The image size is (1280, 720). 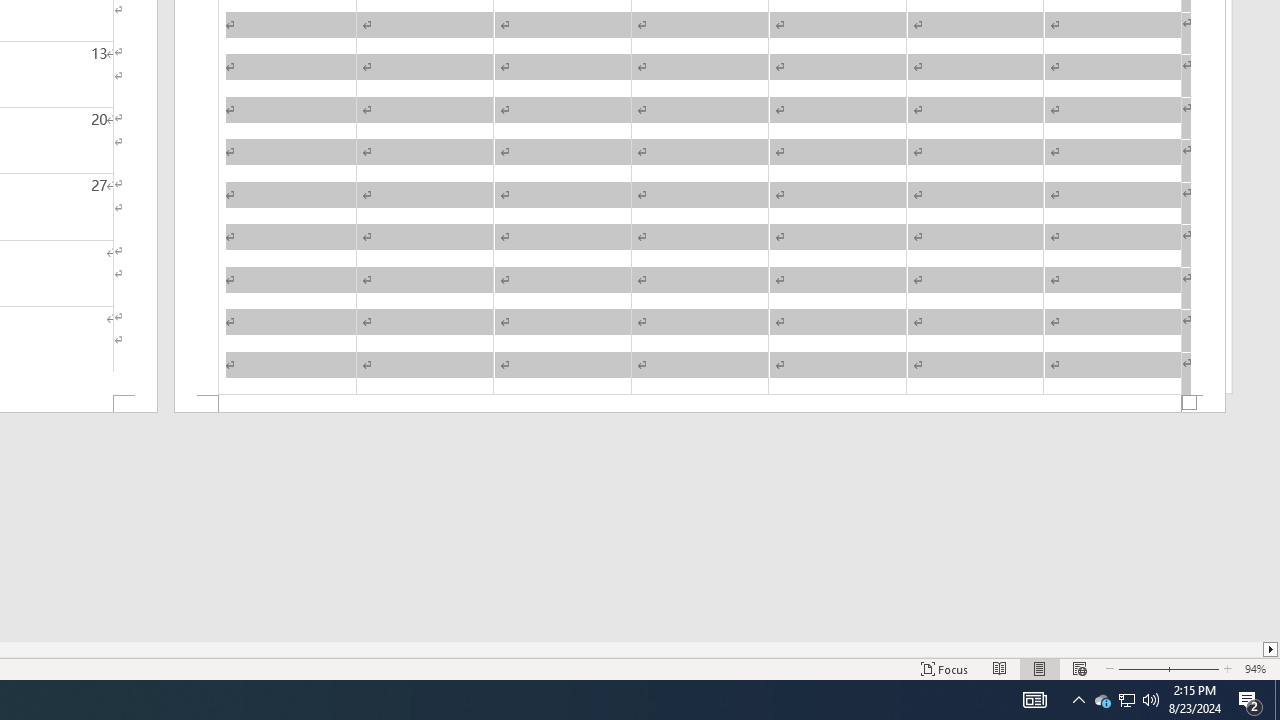 I want to click on 'Zoom Out', so click(x=1141, y=669).